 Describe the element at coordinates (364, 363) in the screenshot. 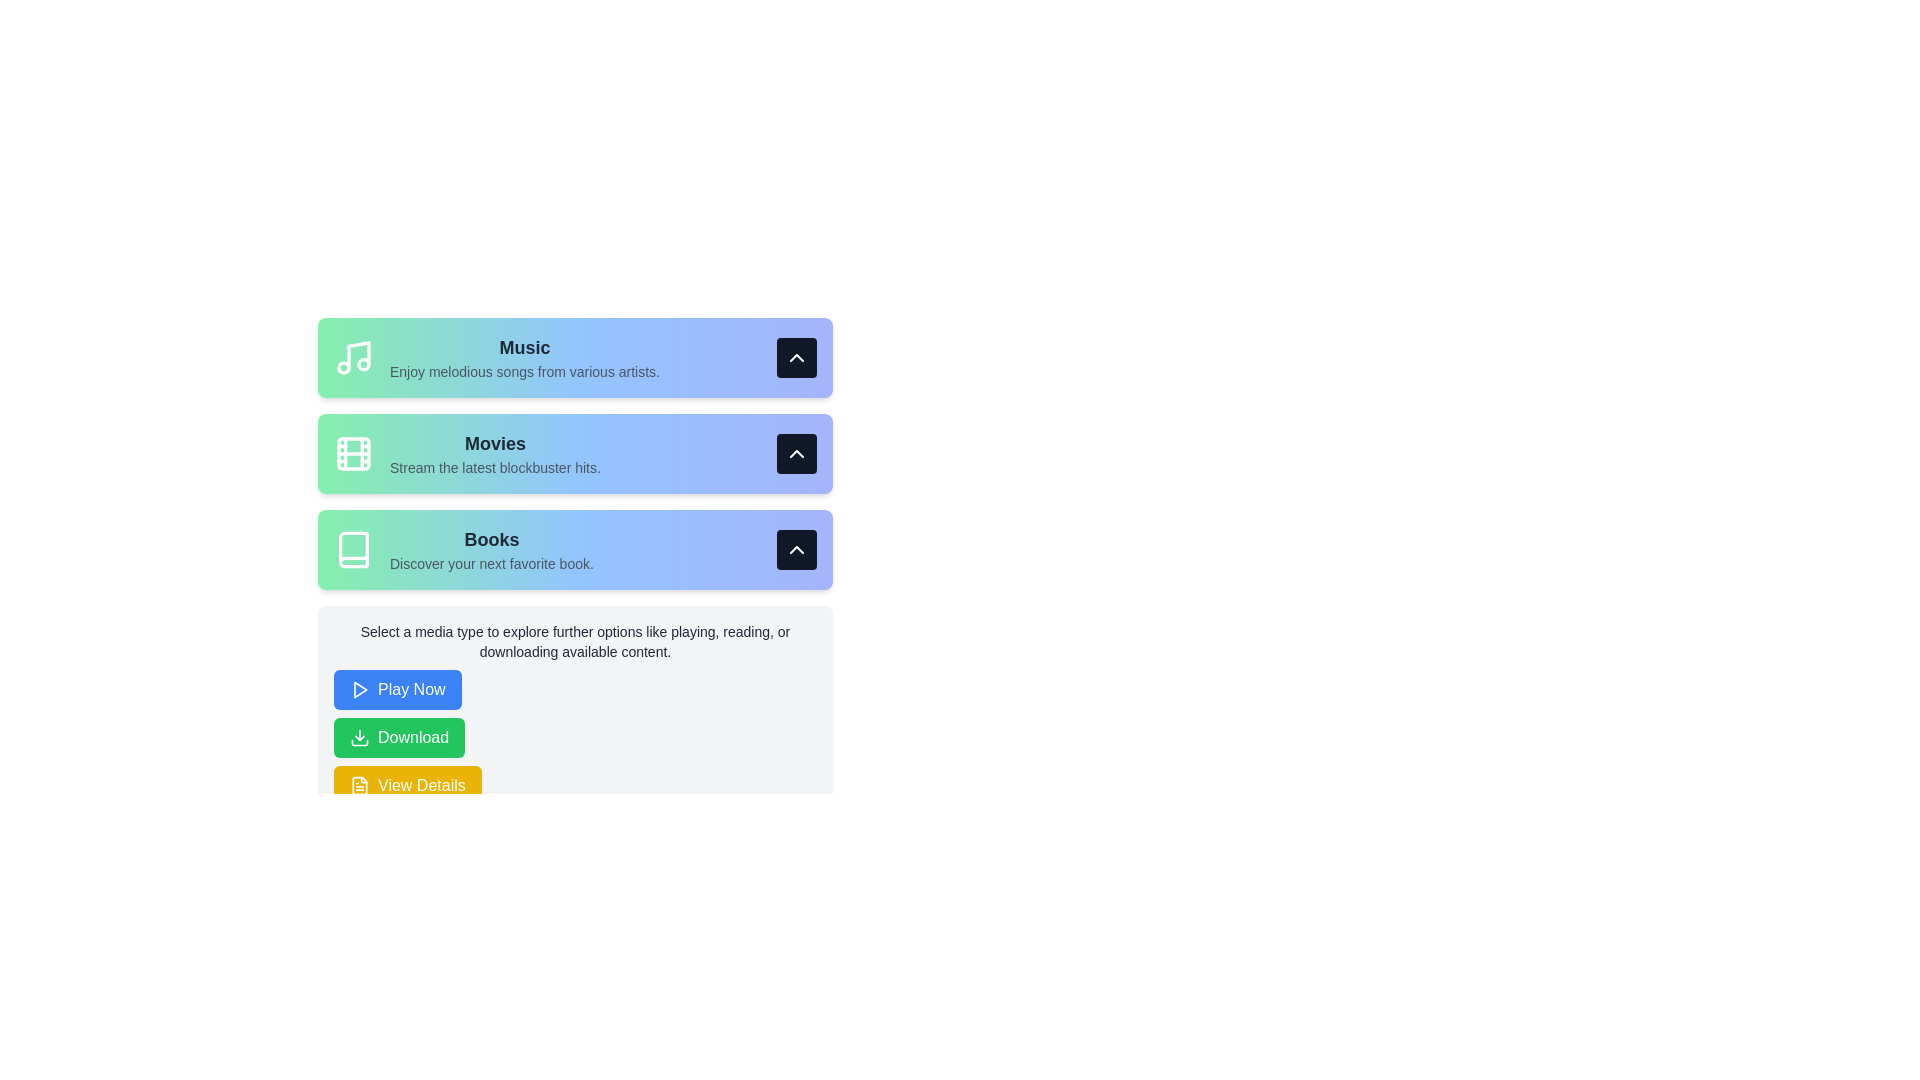

I see `the small filled circle located within the music icon, positioned towards the top-right of the icon, which is part of the 'Music' section in a vertical list` at that location.